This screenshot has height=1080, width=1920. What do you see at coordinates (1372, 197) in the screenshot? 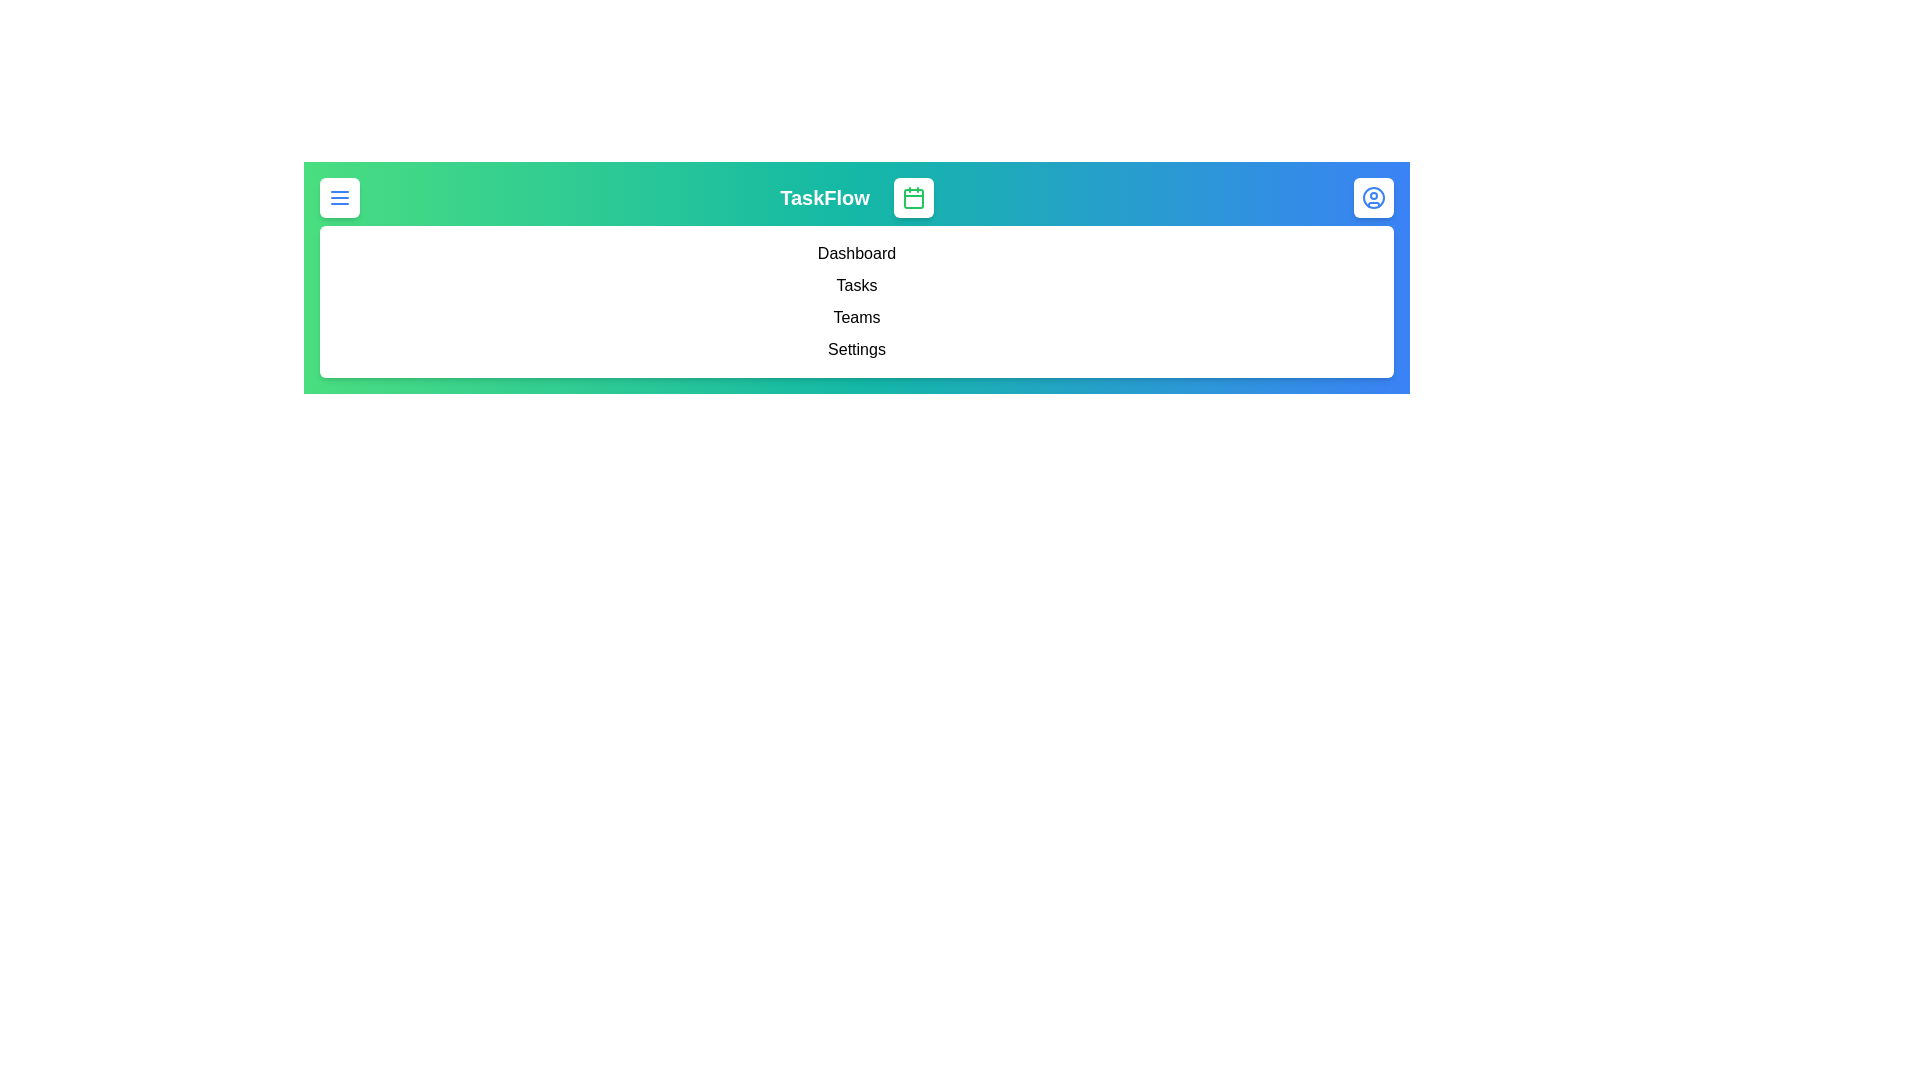
I see `the user icon to access the user profile` at bounding box center [1372, 197].